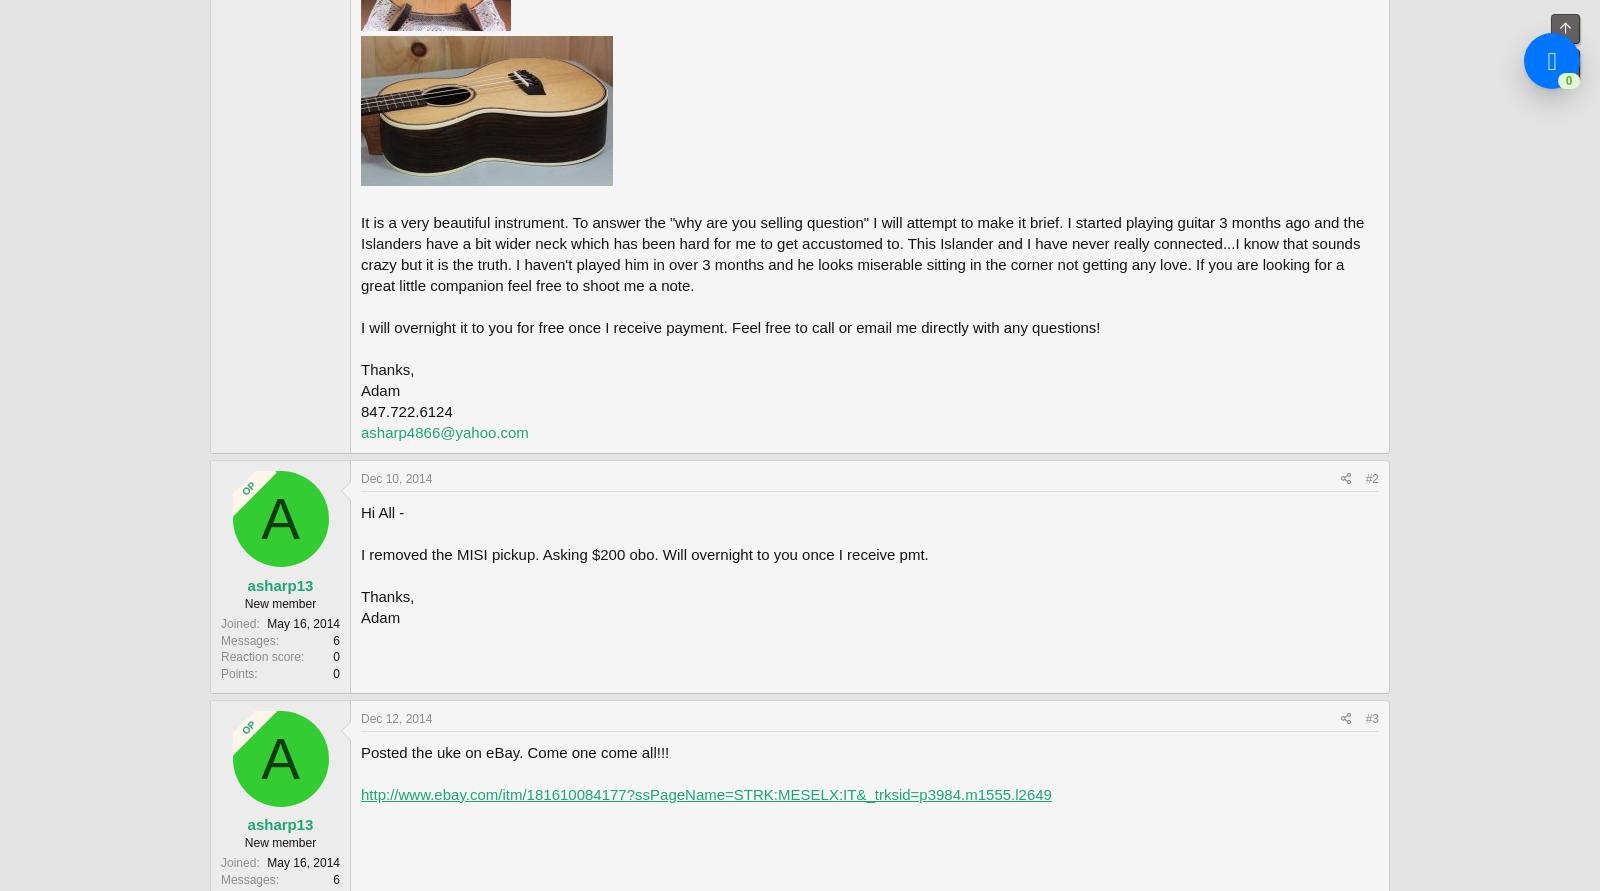  I want to click on 'I removed the MISI pickup.  Asking $200 obo.  Will overnight to you once I receive pmt.', so click(644, 554).